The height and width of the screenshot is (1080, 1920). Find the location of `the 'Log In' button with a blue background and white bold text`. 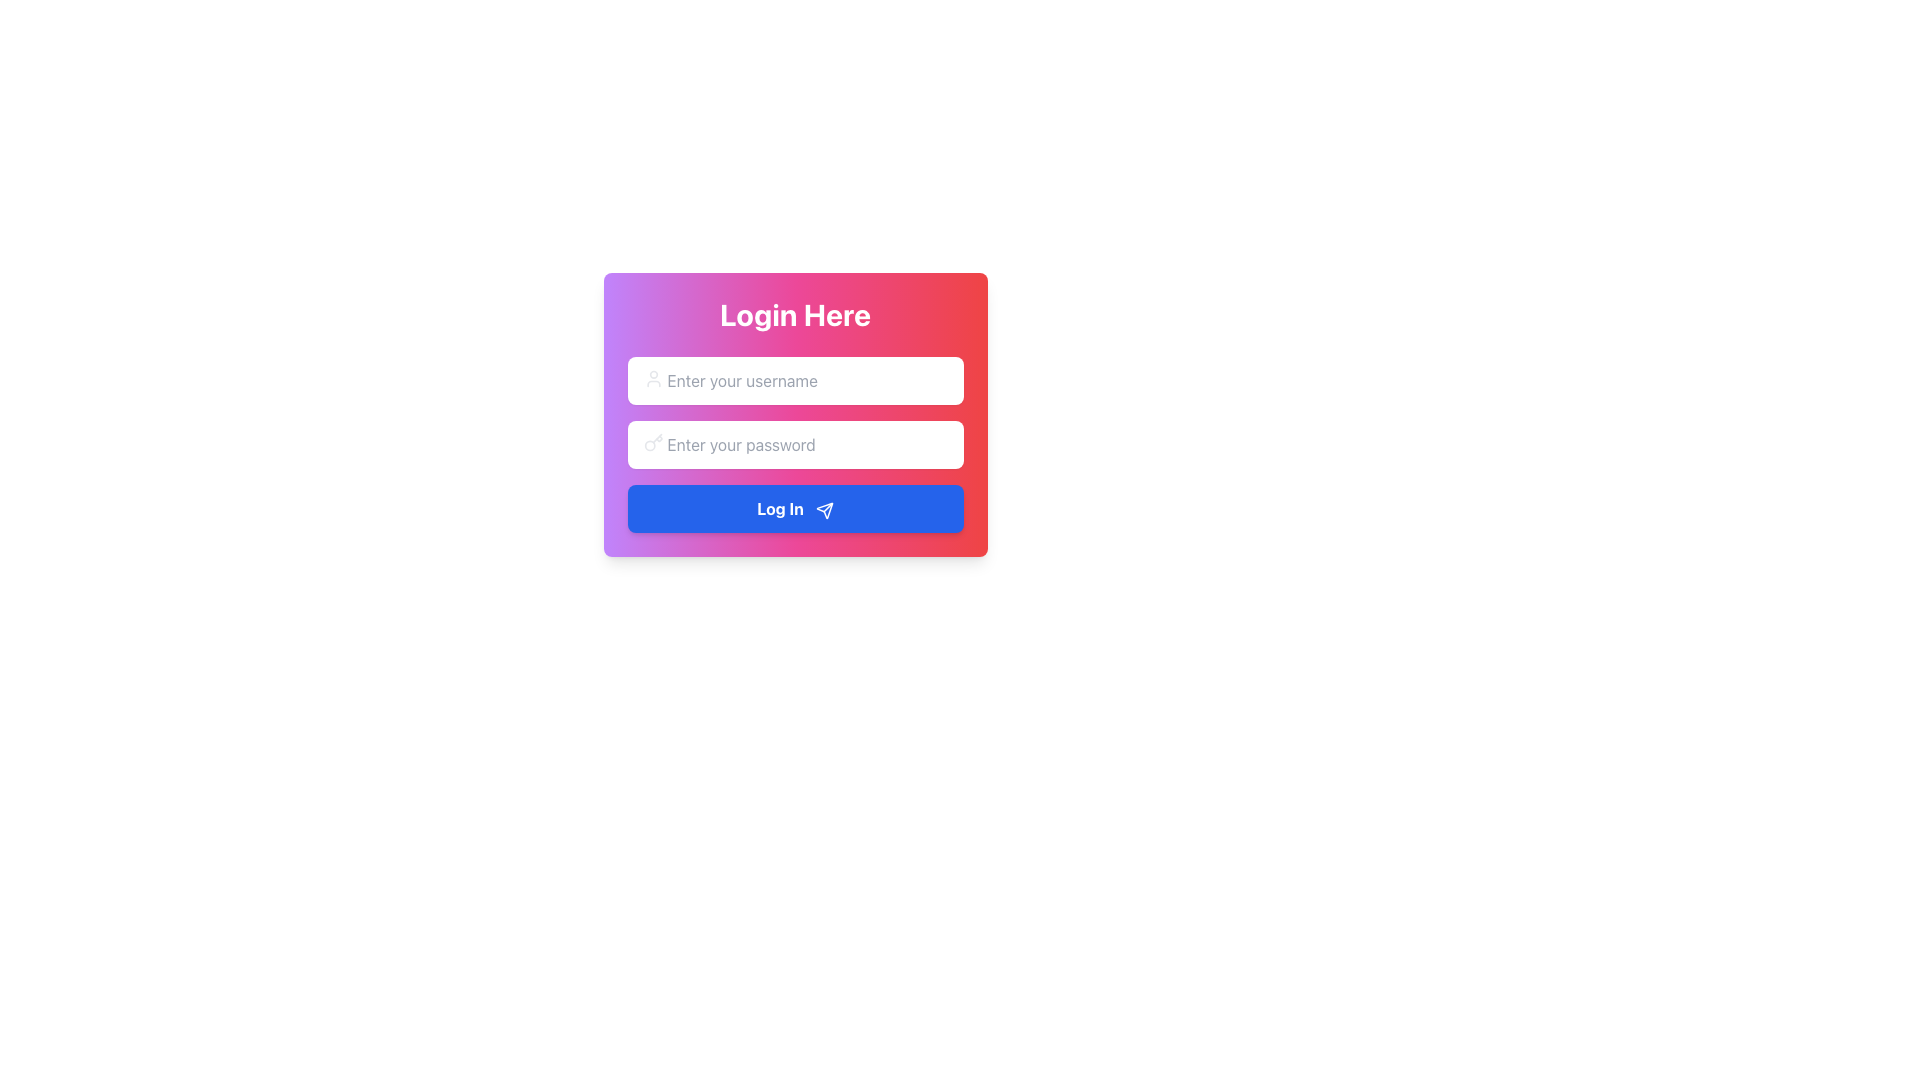

the 'Log In' button with a blue background and white bold text is located at coordinates (794, 508).